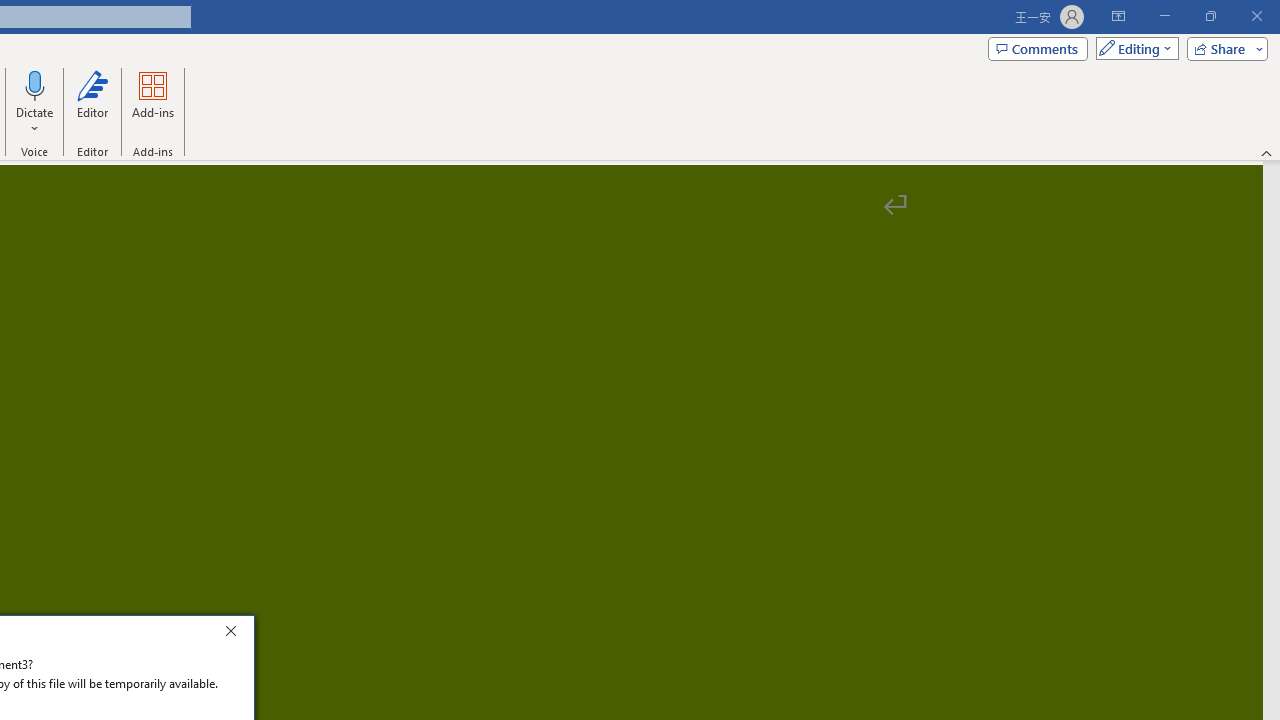  Describe the element at coordinates (1164, 16) in the screenshot. I see `'Minimize'` at that location.